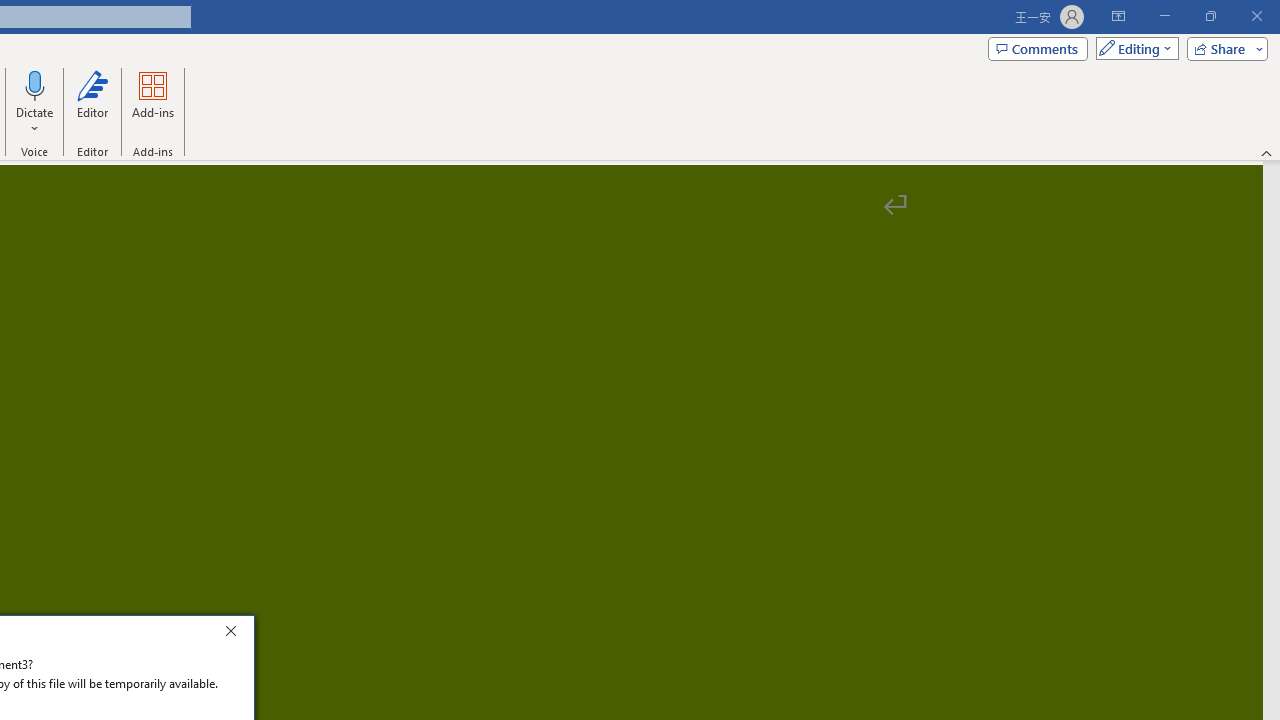  Describe the element at coordinates (1164, 16) in the screenshot. I see `'Minimize'` at that location.